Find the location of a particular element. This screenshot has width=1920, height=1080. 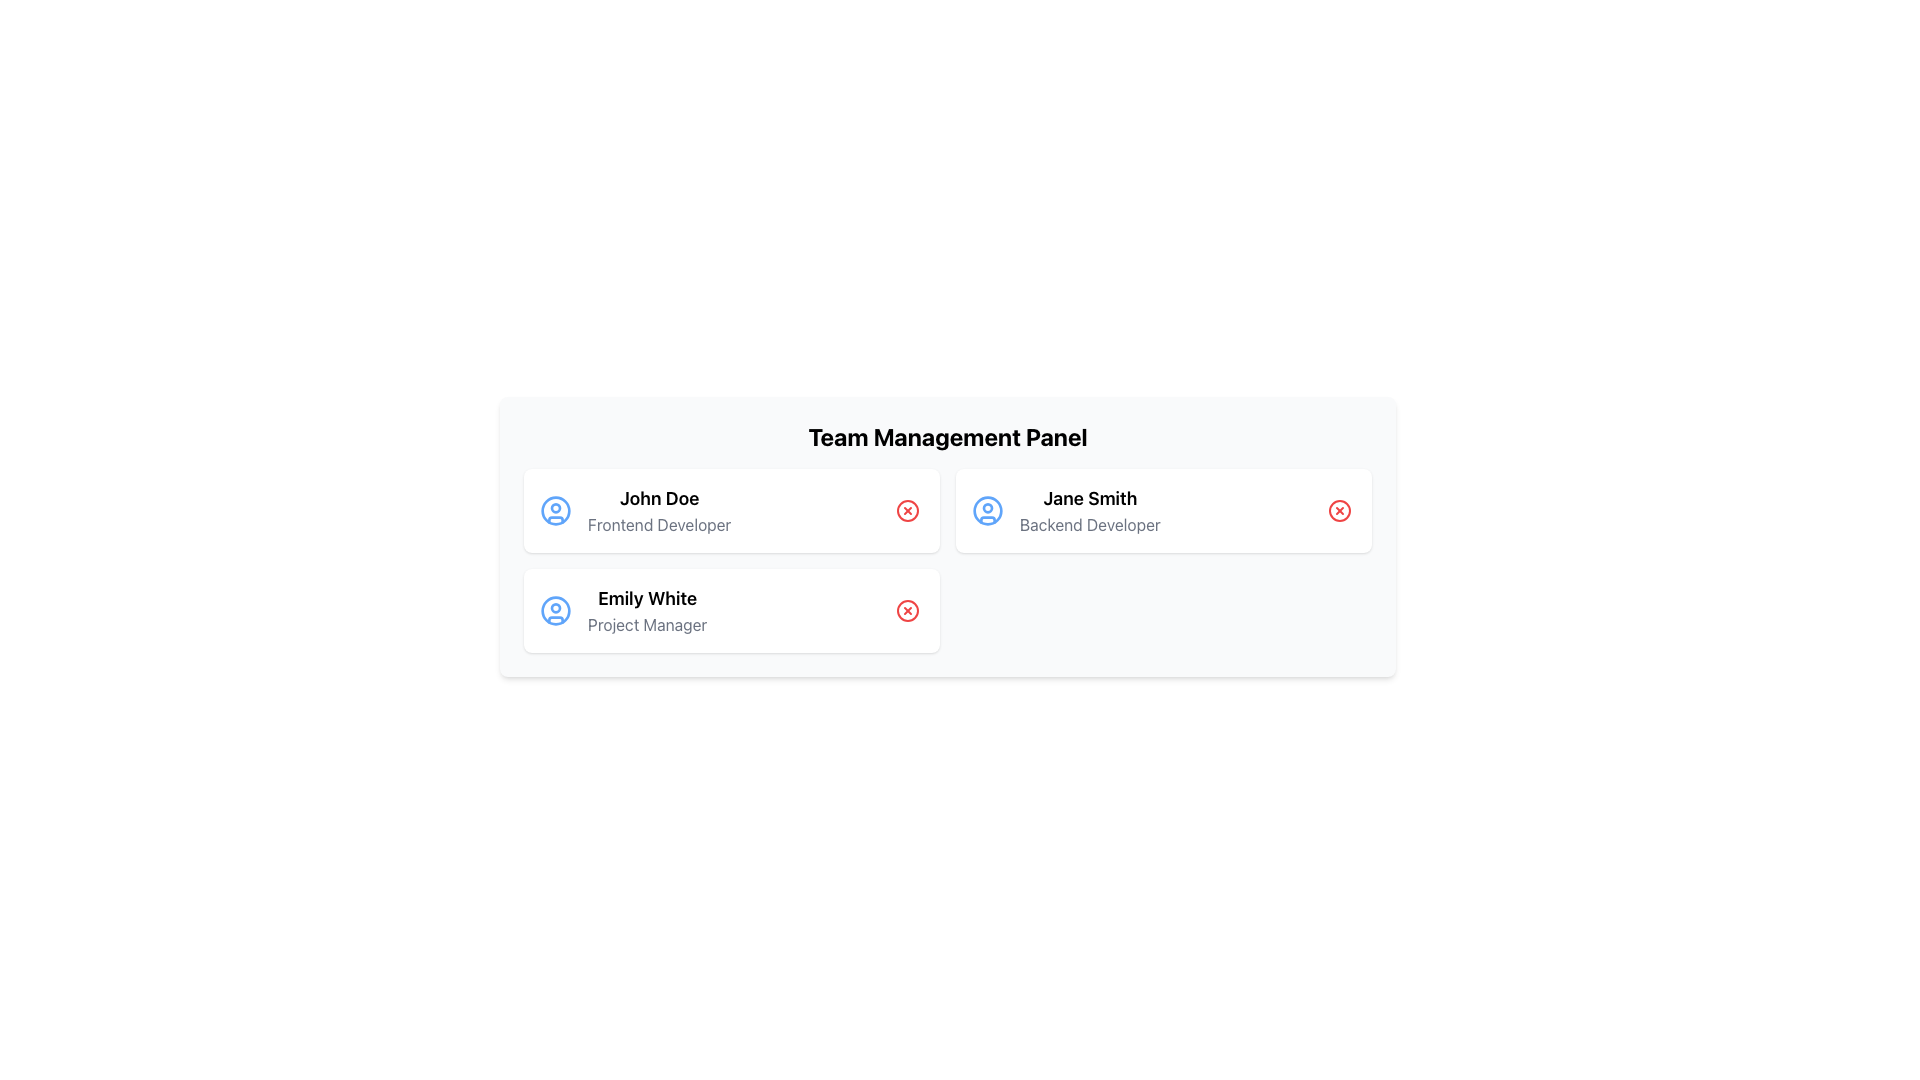

the dismiss button for the 'Emily White' entry is located at coordinates (906, 609).